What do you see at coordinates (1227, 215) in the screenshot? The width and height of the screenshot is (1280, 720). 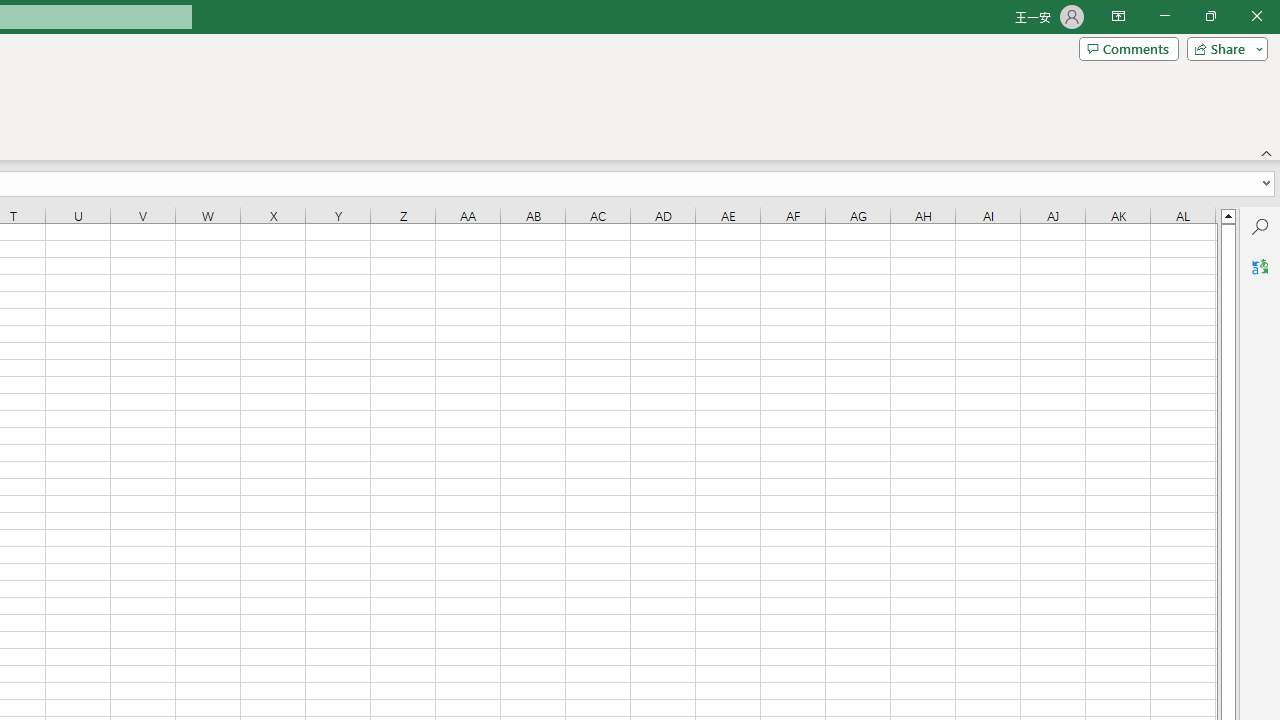 I see `'Line up'` at bounding box center [1227, 215].